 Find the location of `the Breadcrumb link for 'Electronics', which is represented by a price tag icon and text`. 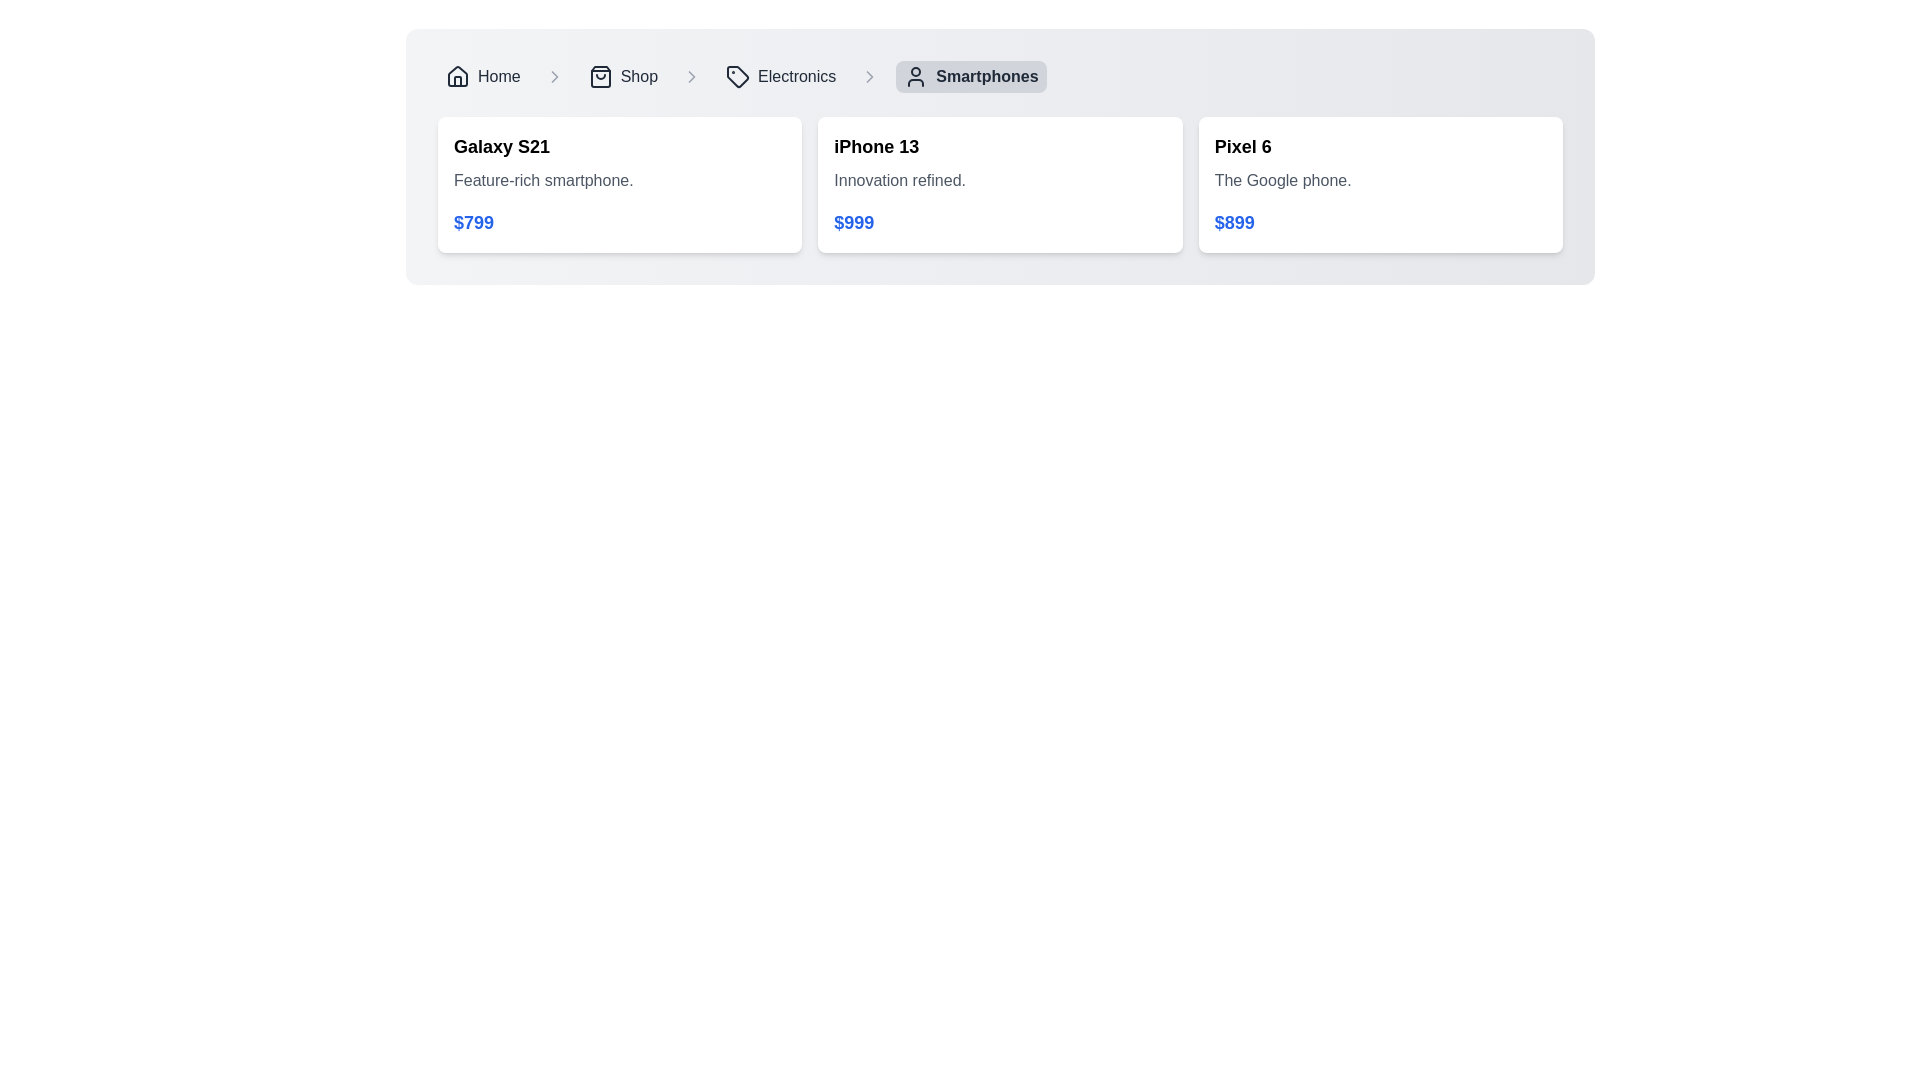

the Breadcrumb link for 'Electronics', which is represented by a price tag icon and text is located at coordinates (780, 76).